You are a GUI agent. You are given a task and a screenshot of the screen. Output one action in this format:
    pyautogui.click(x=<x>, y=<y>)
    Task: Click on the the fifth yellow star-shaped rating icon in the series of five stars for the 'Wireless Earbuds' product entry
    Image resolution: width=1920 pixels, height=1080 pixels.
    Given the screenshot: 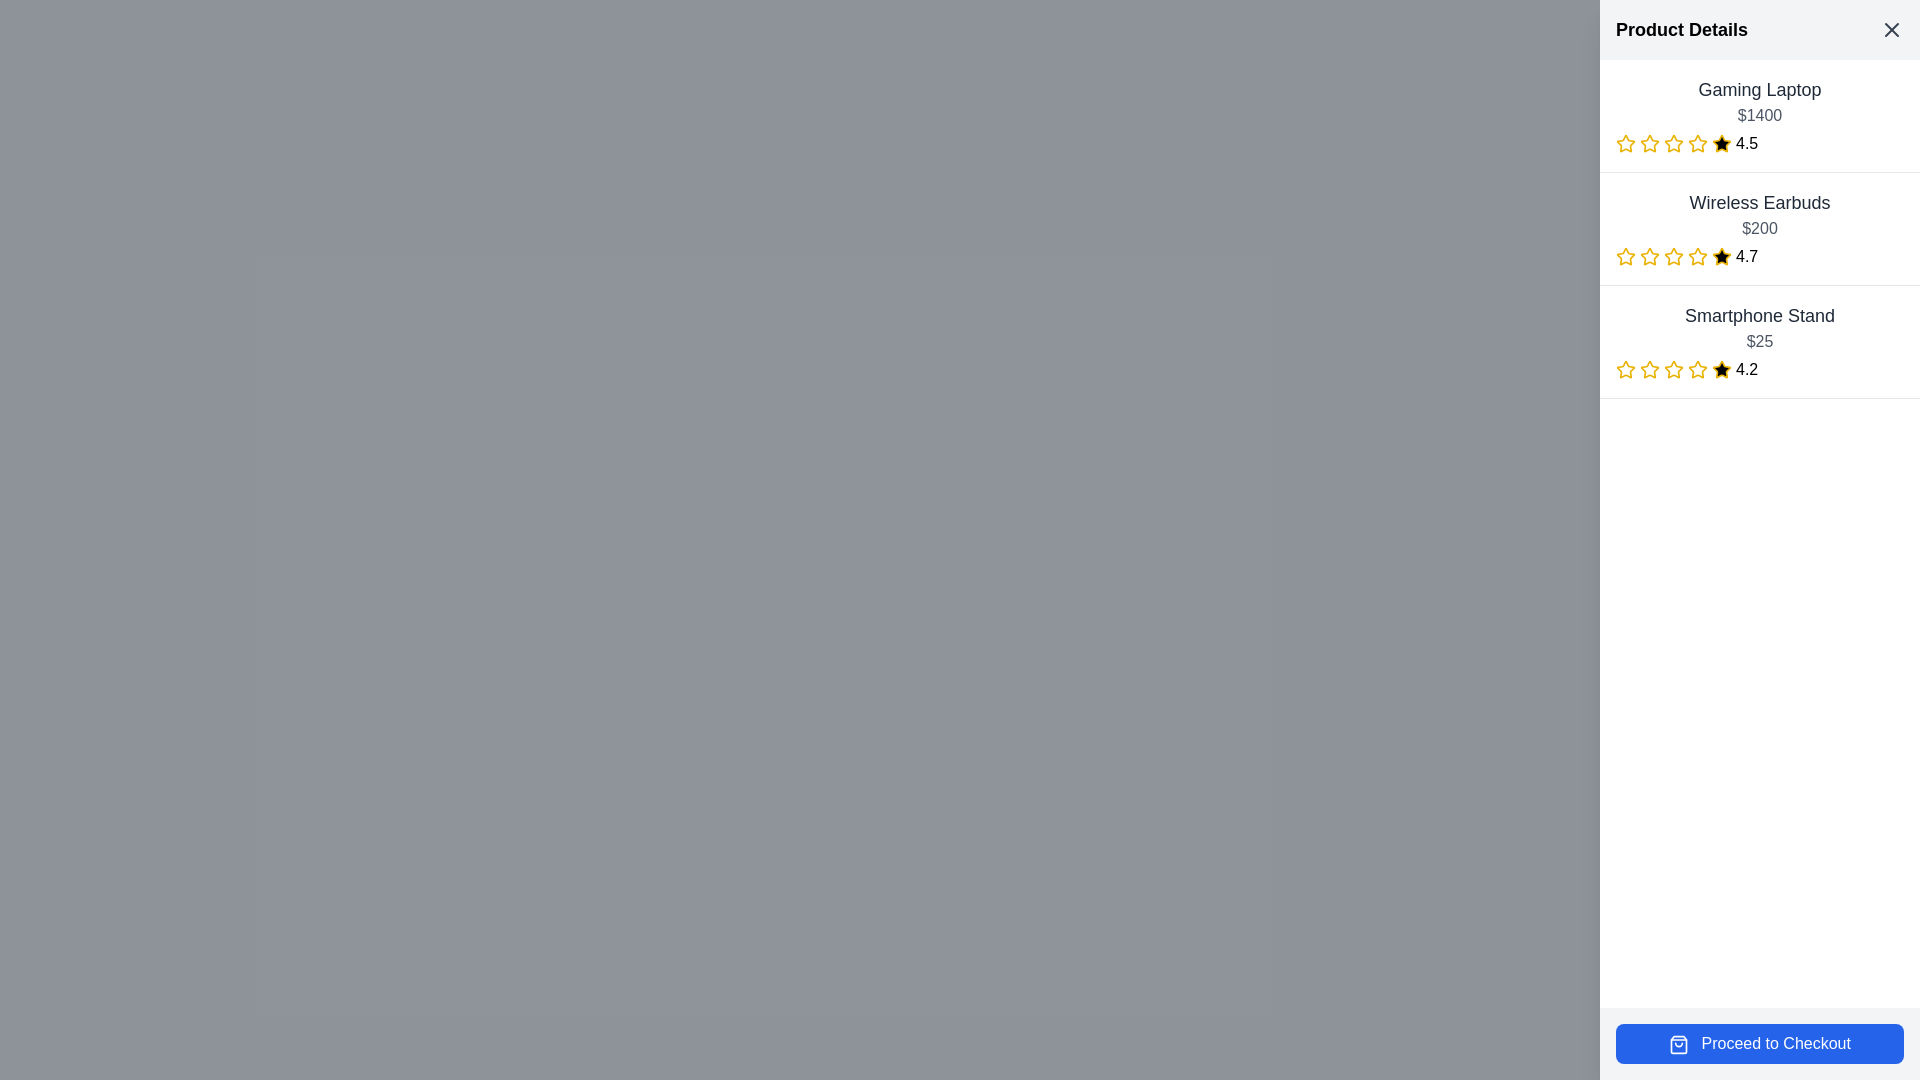 What is the action you would take?
    pyautogui.click(x=1697, y=256)
    